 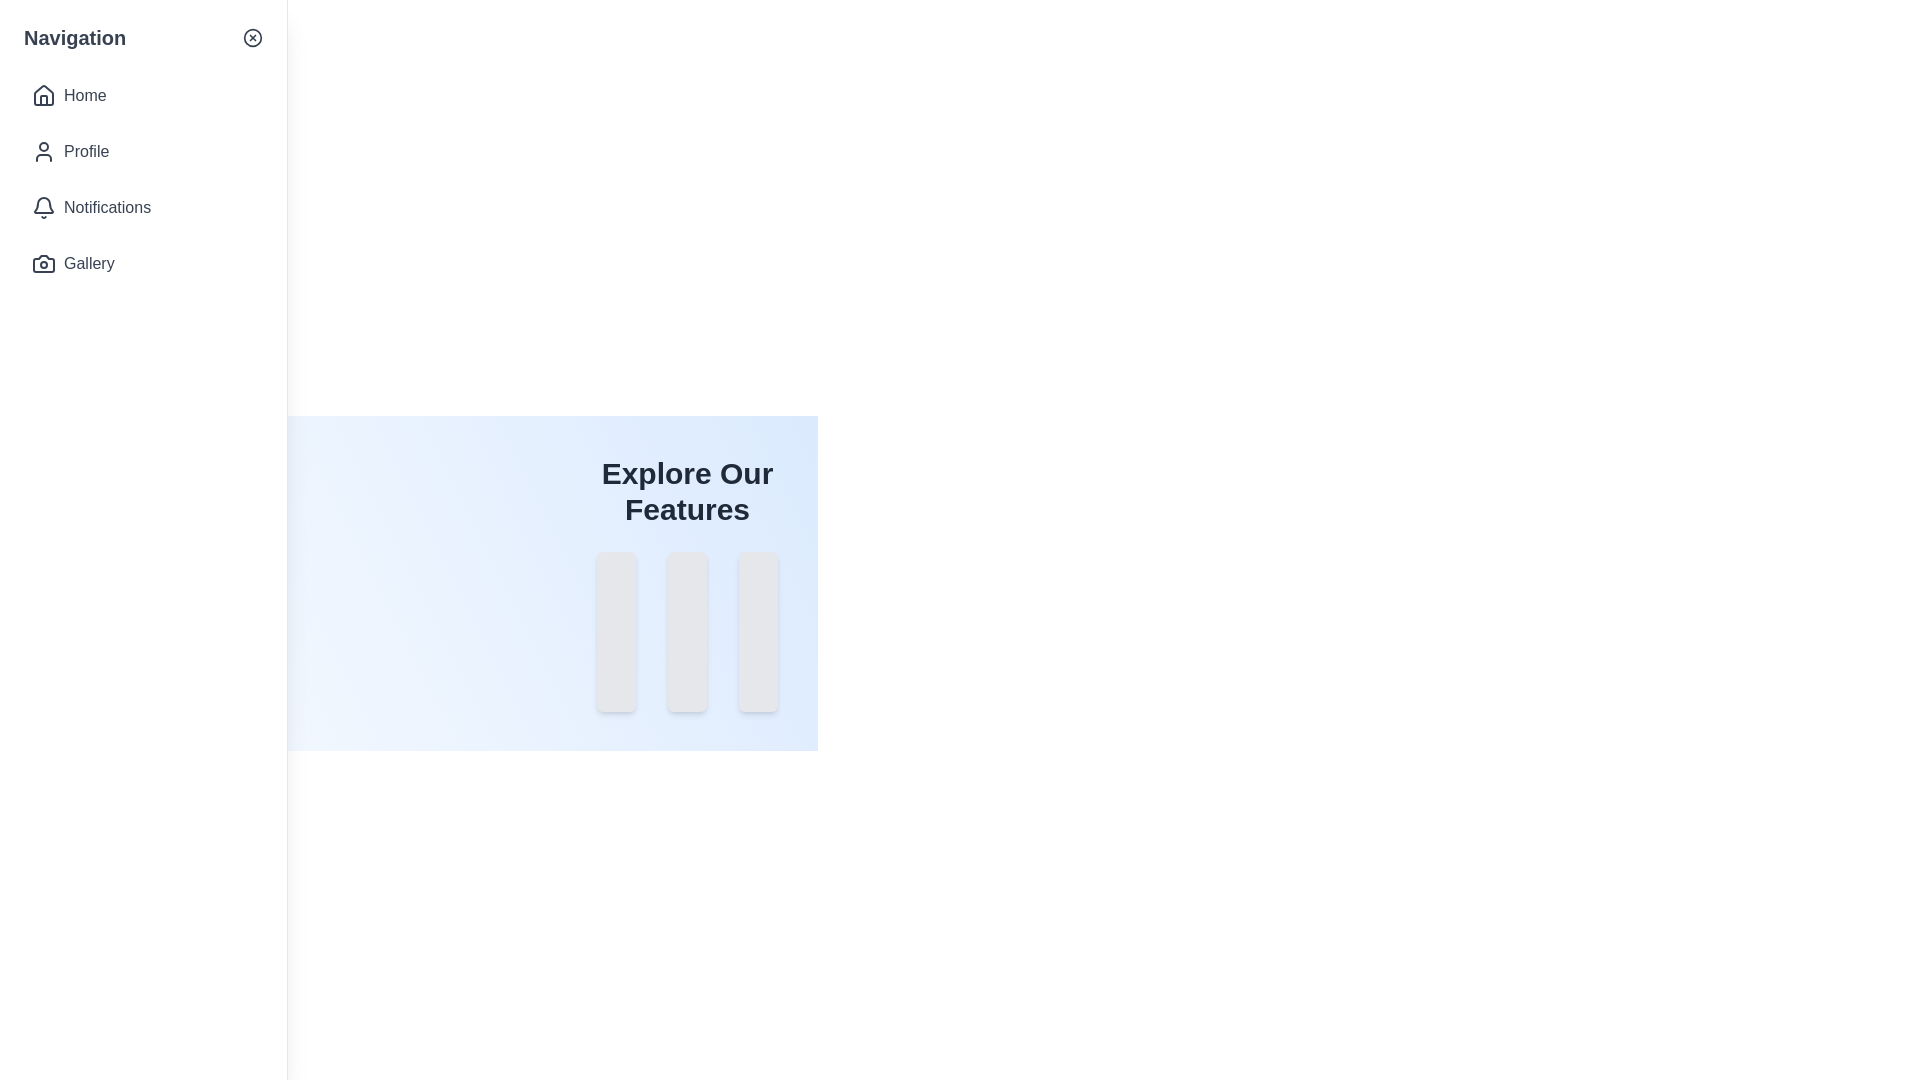 I want to click on the user profile icon located in the navigation sidebar, positioned to the left of the 'Profile' text, so click(x=43, y=150).